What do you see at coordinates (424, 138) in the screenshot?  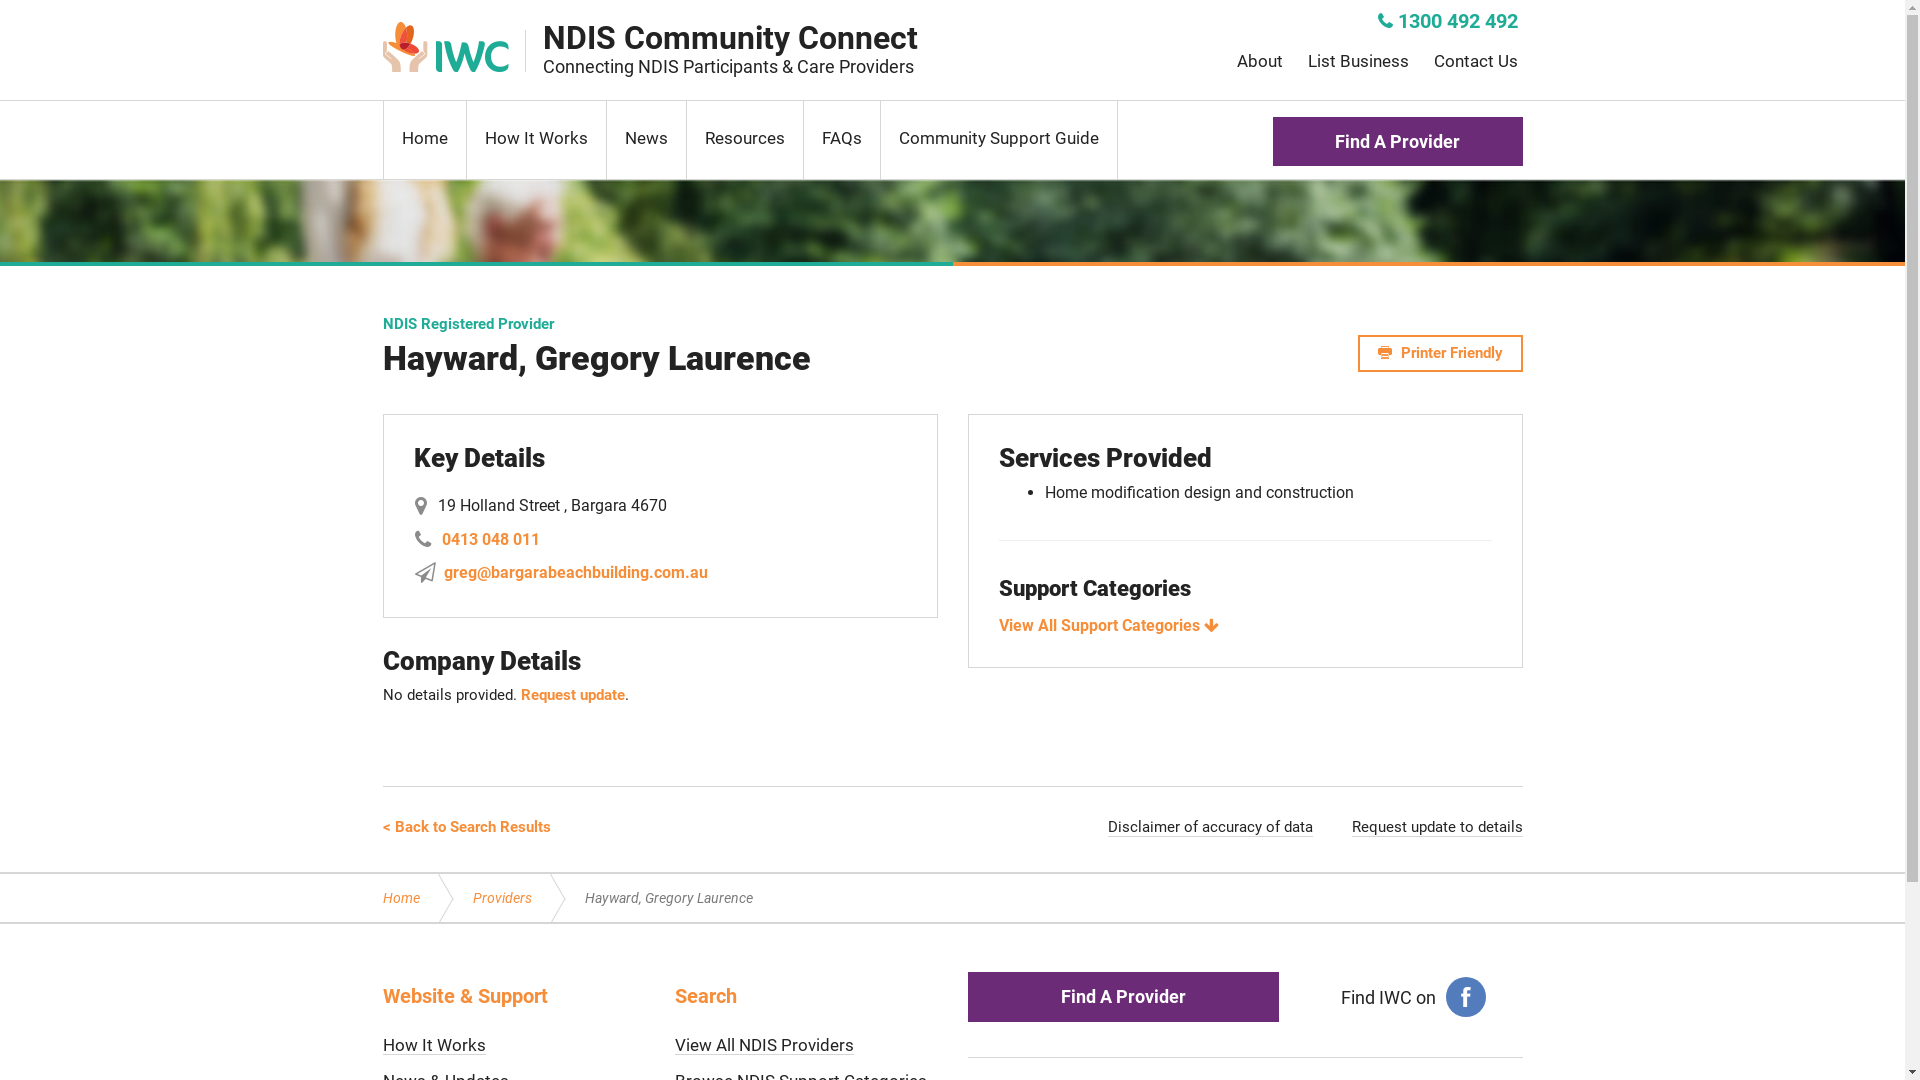 I see `'Home'` at bounding box center [424, 138].